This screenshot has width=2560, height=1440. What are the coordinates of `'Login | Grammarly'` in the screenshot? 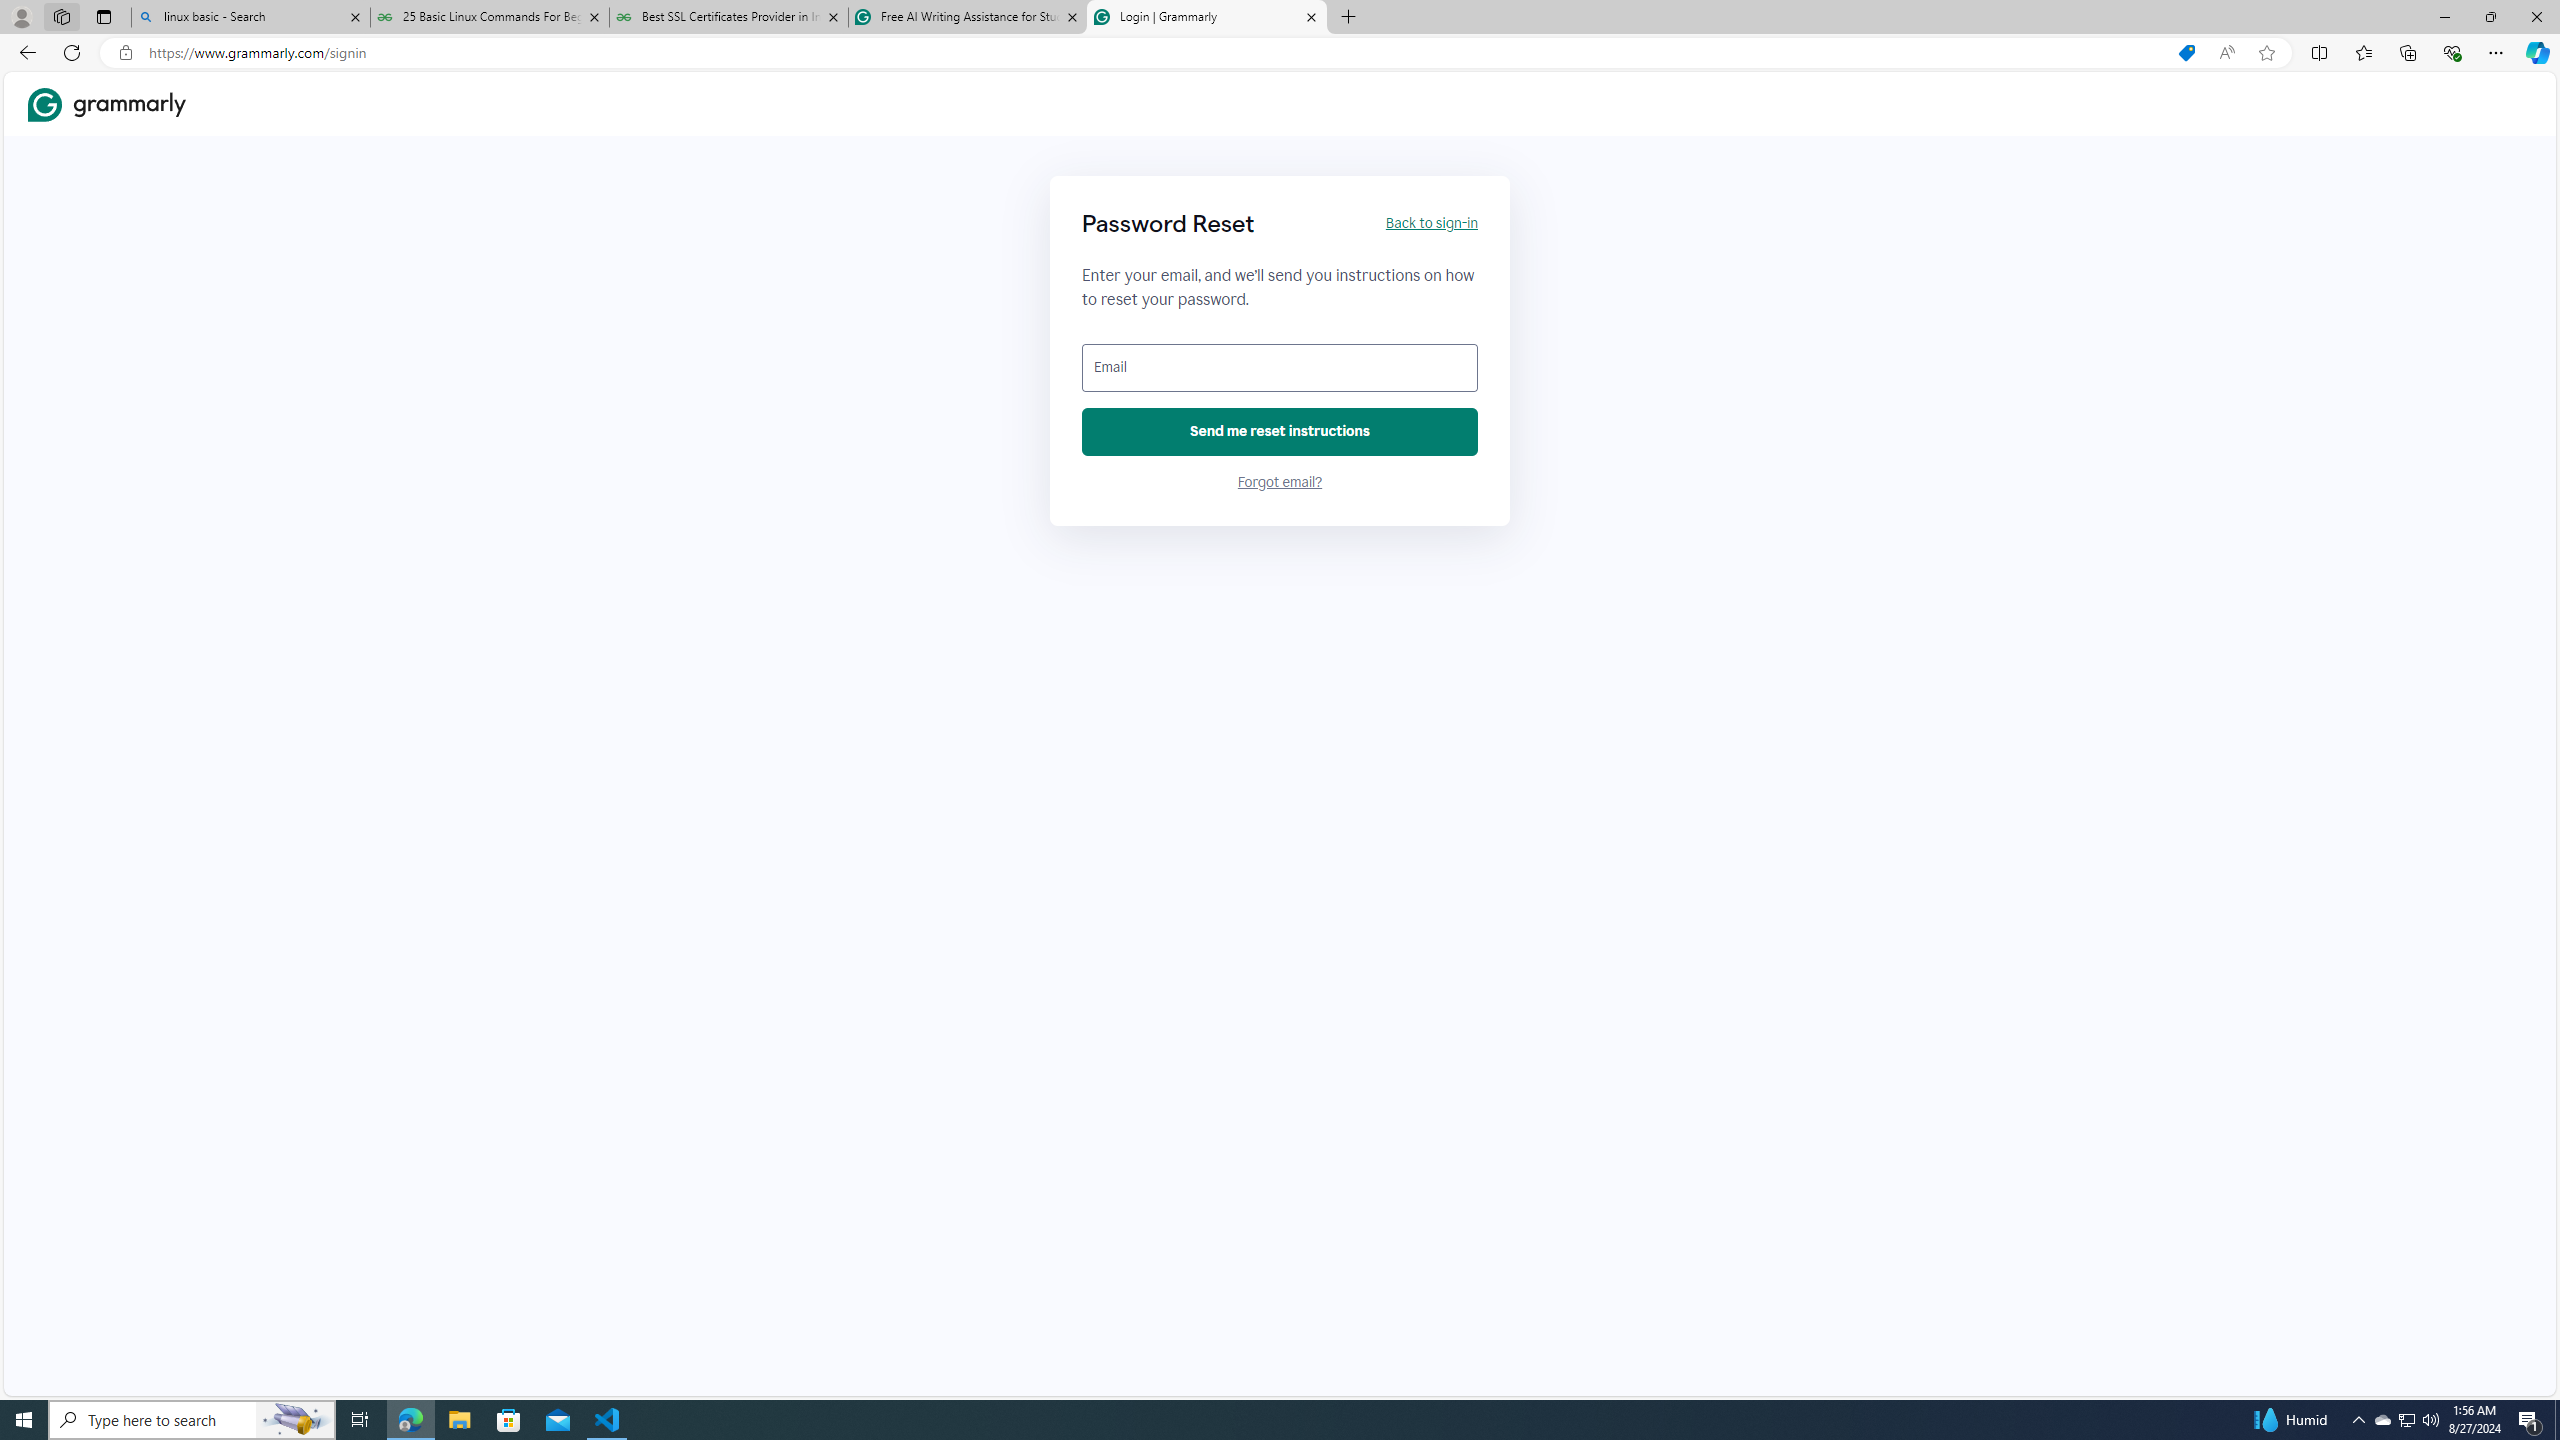 It's located at (1204, 16).